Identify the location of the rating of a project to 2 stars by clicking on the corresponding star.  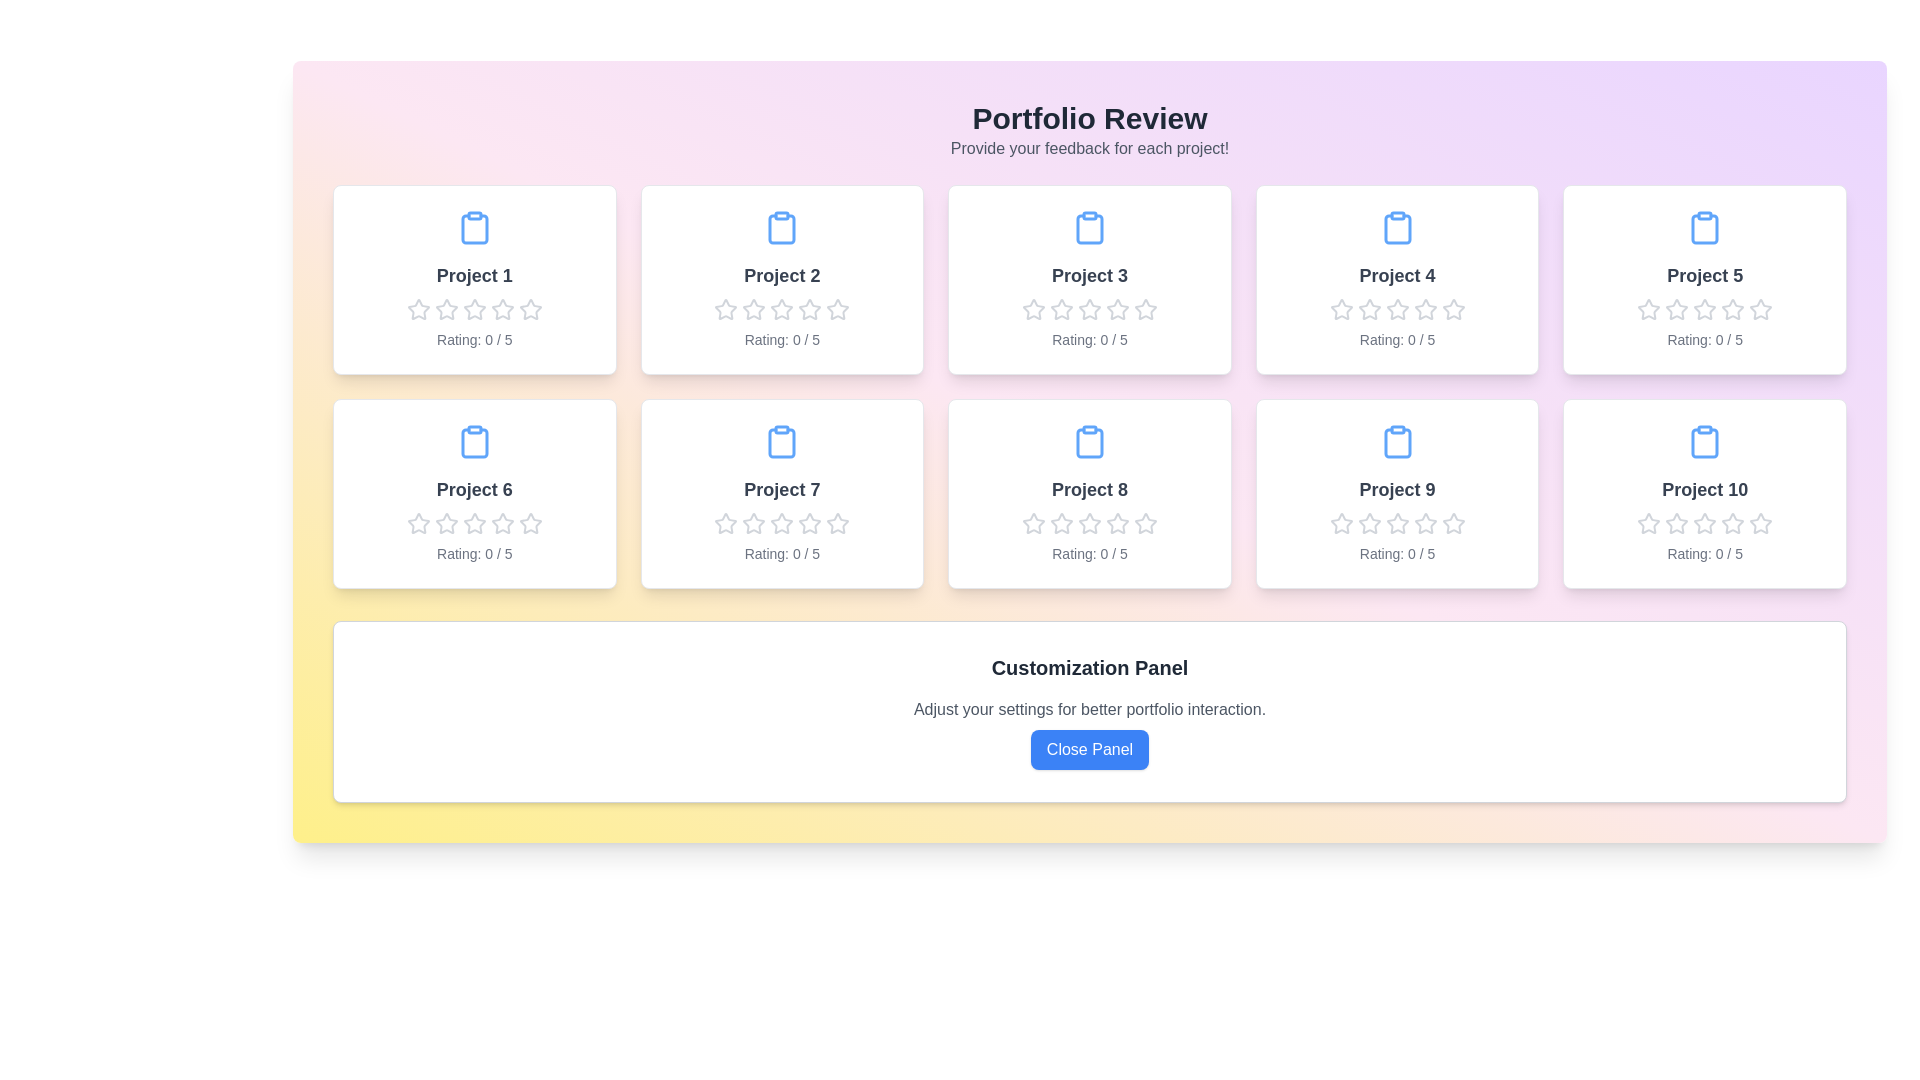
(445, 309).